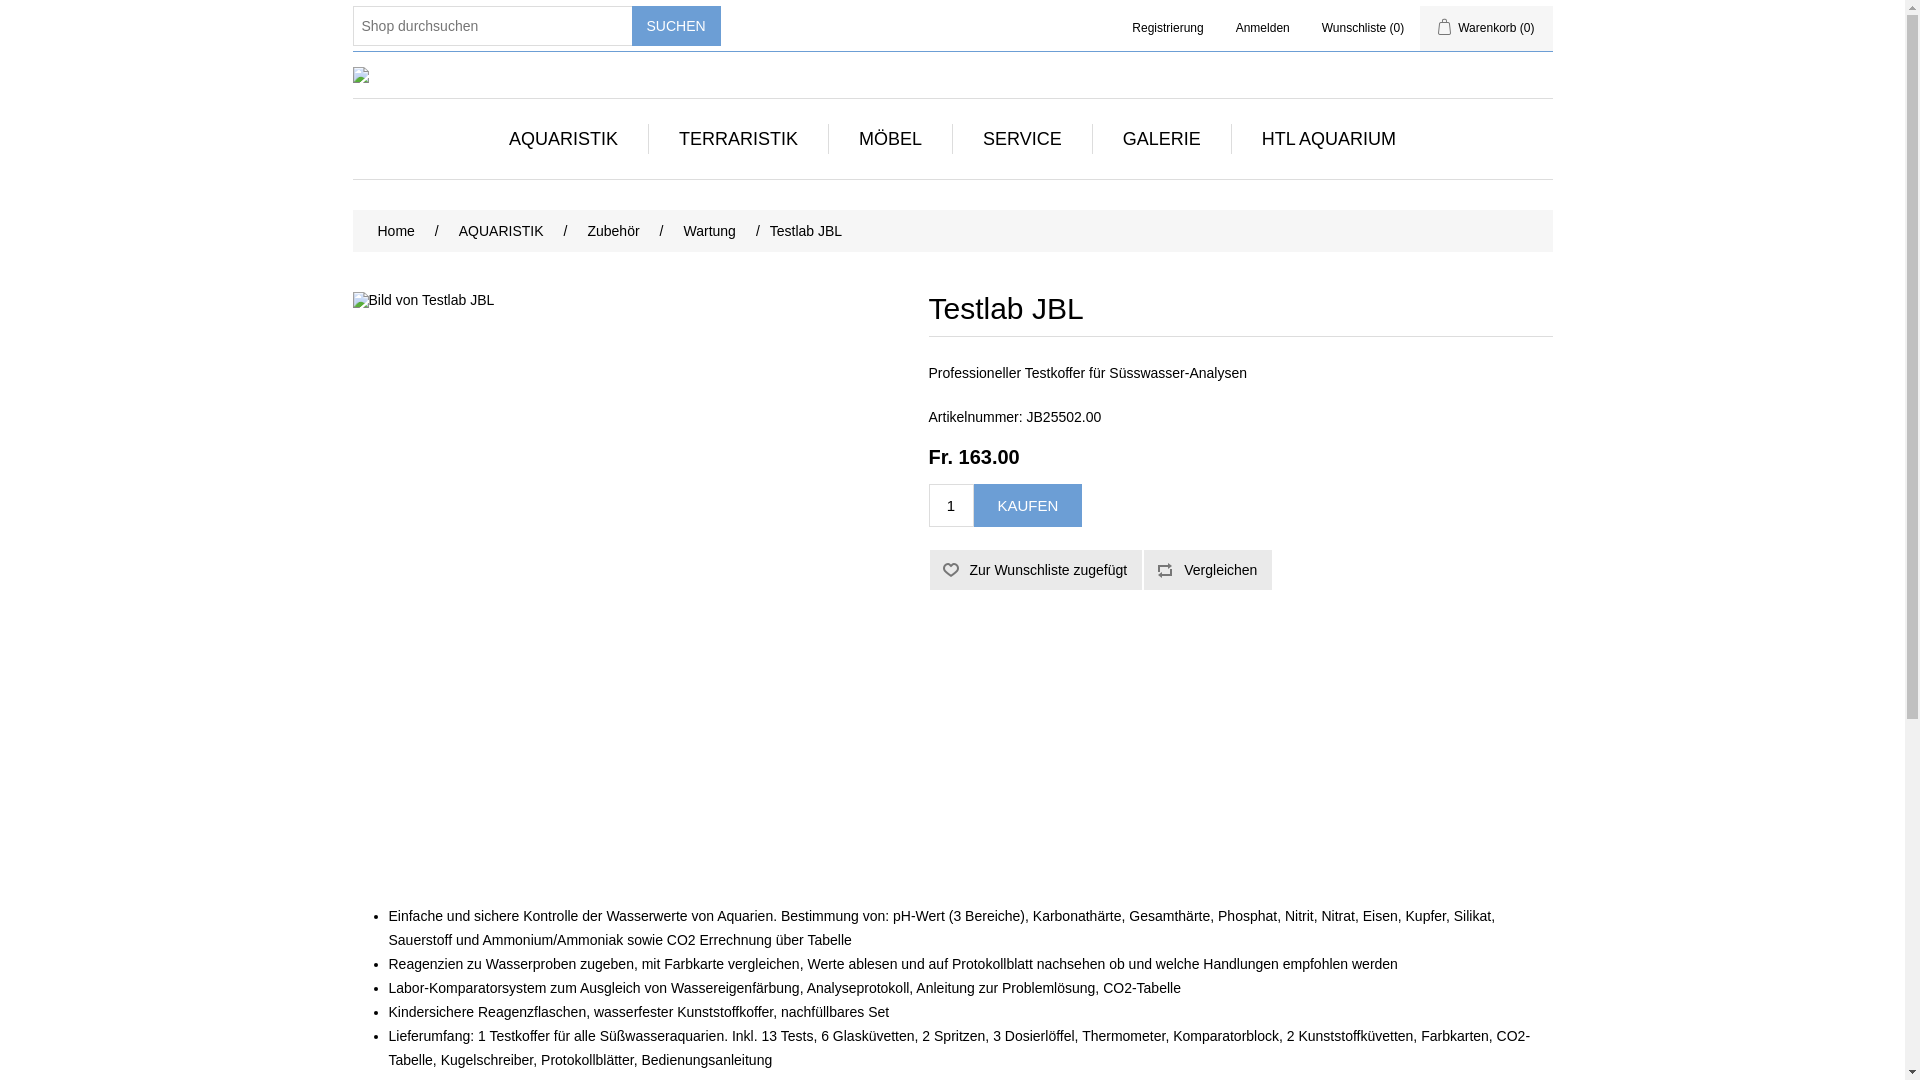 The width and height of the screenshot is (1920, 1080). Describe the element at coordinates (1028, 504) in the screenshot. I see `'Kaufen'` at that location.